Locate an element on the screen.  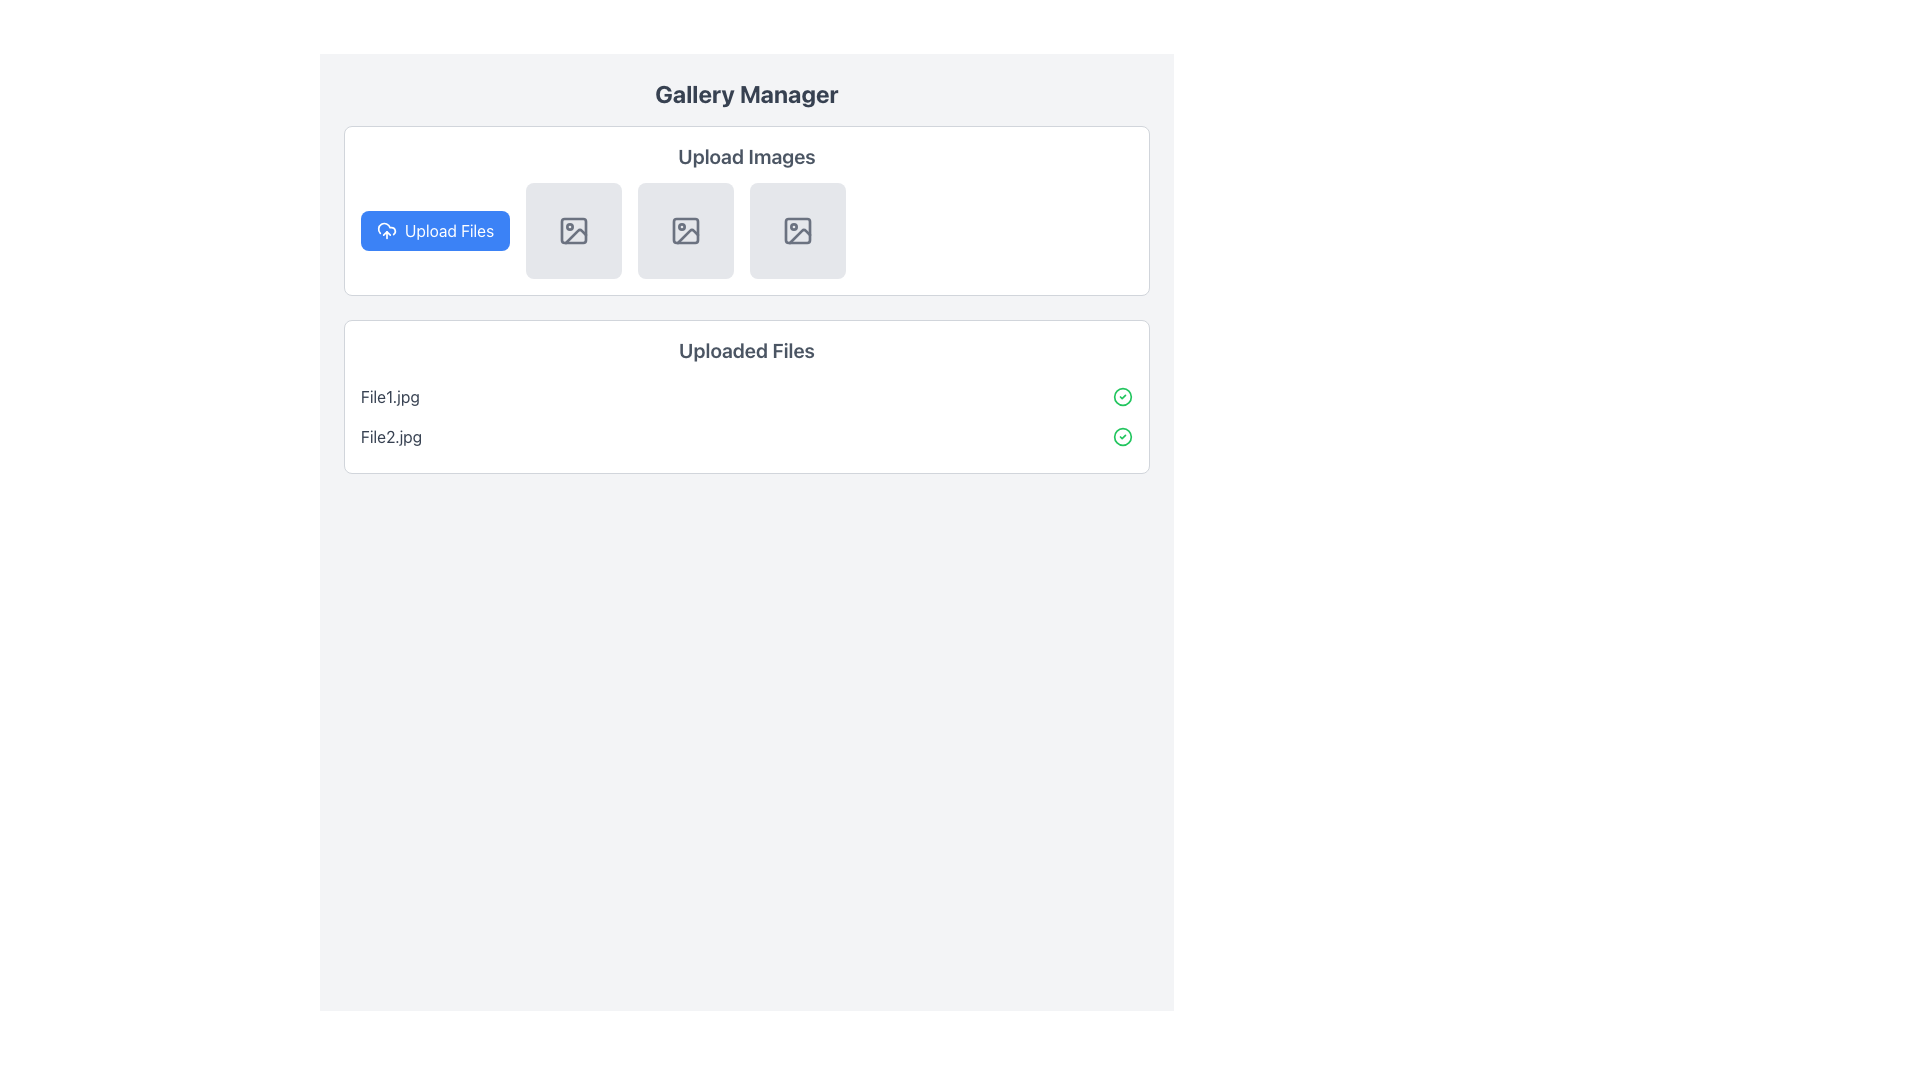
the circular decorative vector element that forms the base of the green check-mark icon located next to the 'File2.jpg' label in the Uploaded Files section is located at coordinates (1123, 397).